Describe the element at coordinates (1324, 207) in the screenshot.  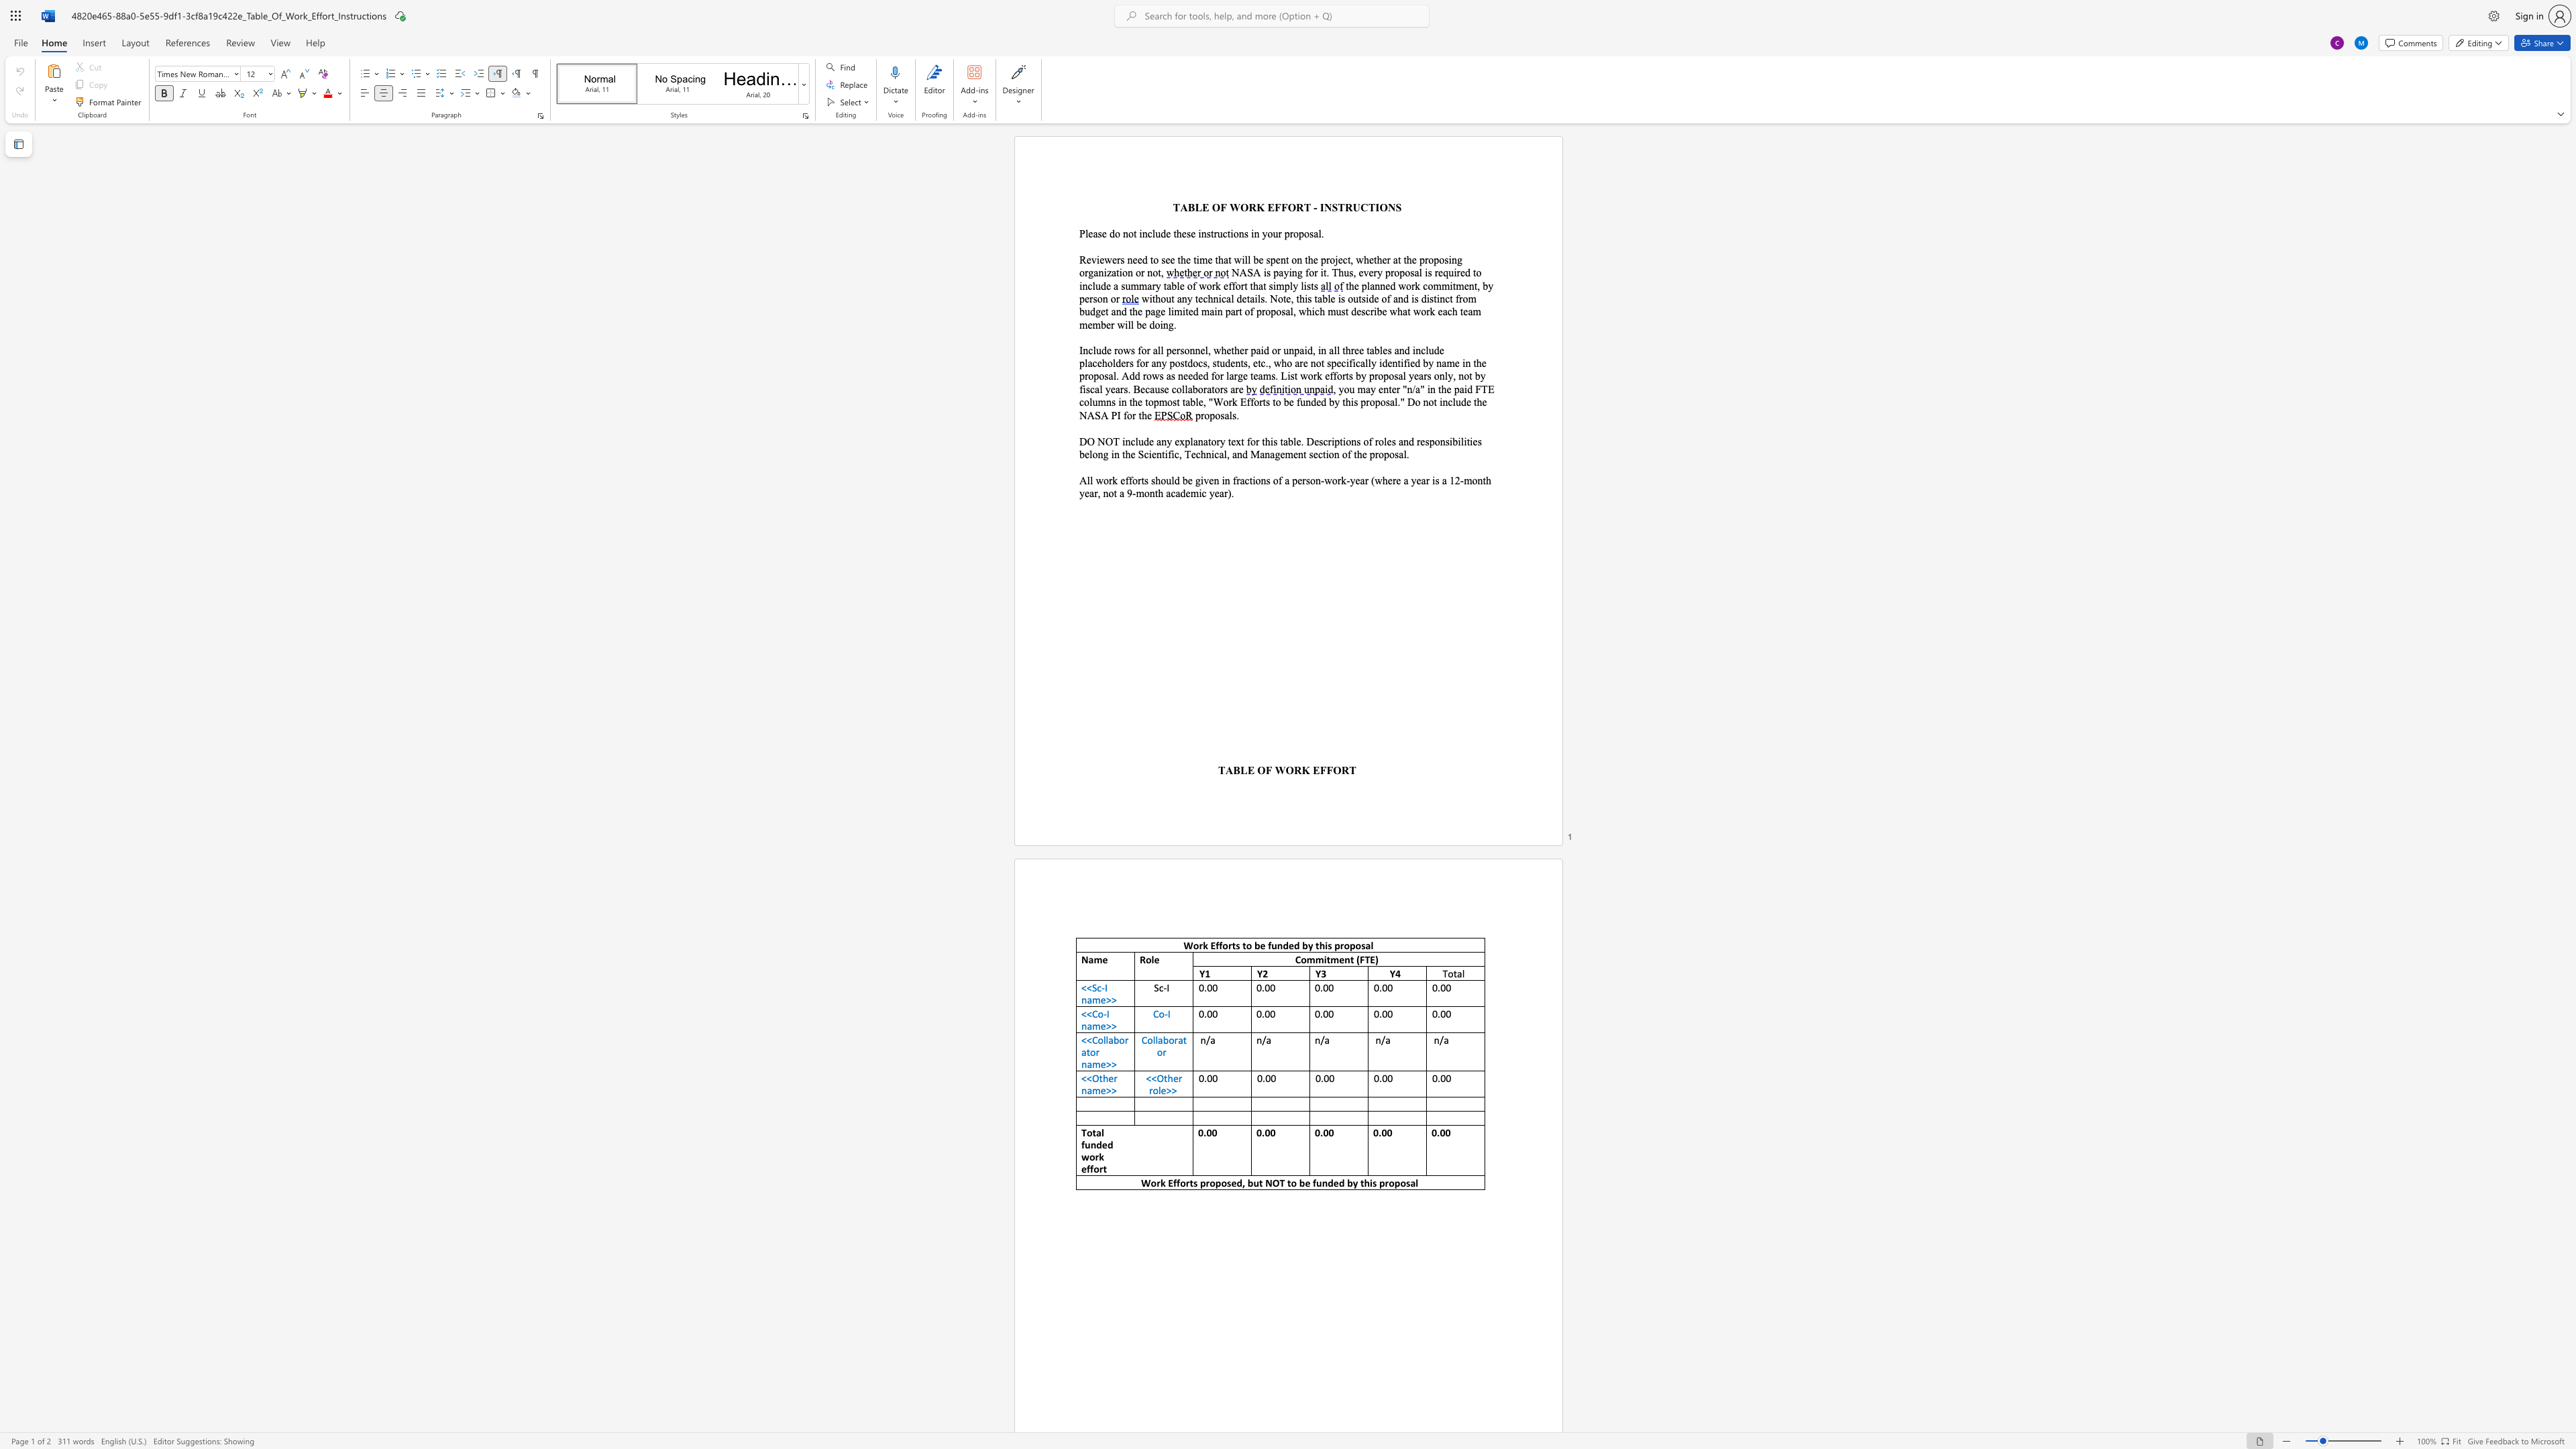
I see `the space between the continuous character "I" and "N" in the text` at that location.